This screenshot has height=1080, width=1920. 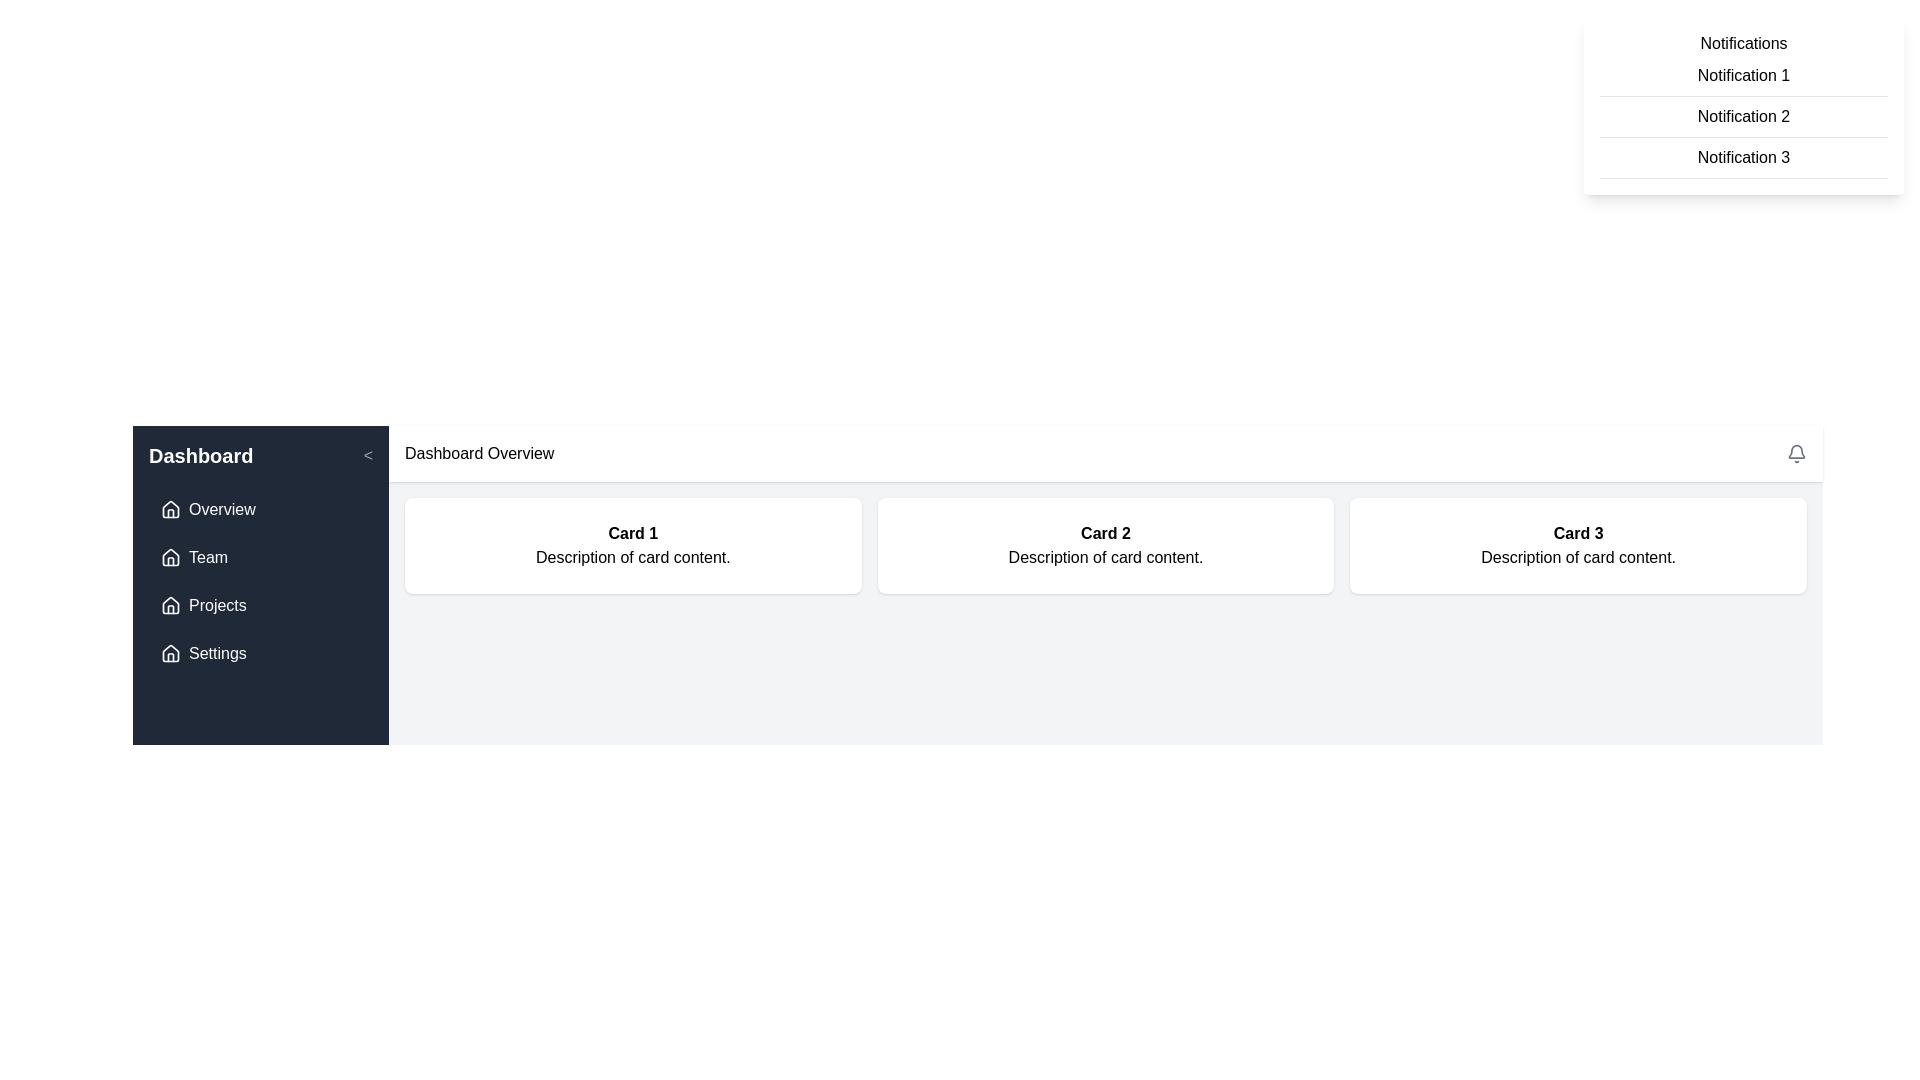 I want to click on the 'Team' button, which is the rectangular button with a dark background and rounded corners, located below the 'Overview' button and above the 'Projects' button in the vertical navigation list, so click(x=259, y=558).